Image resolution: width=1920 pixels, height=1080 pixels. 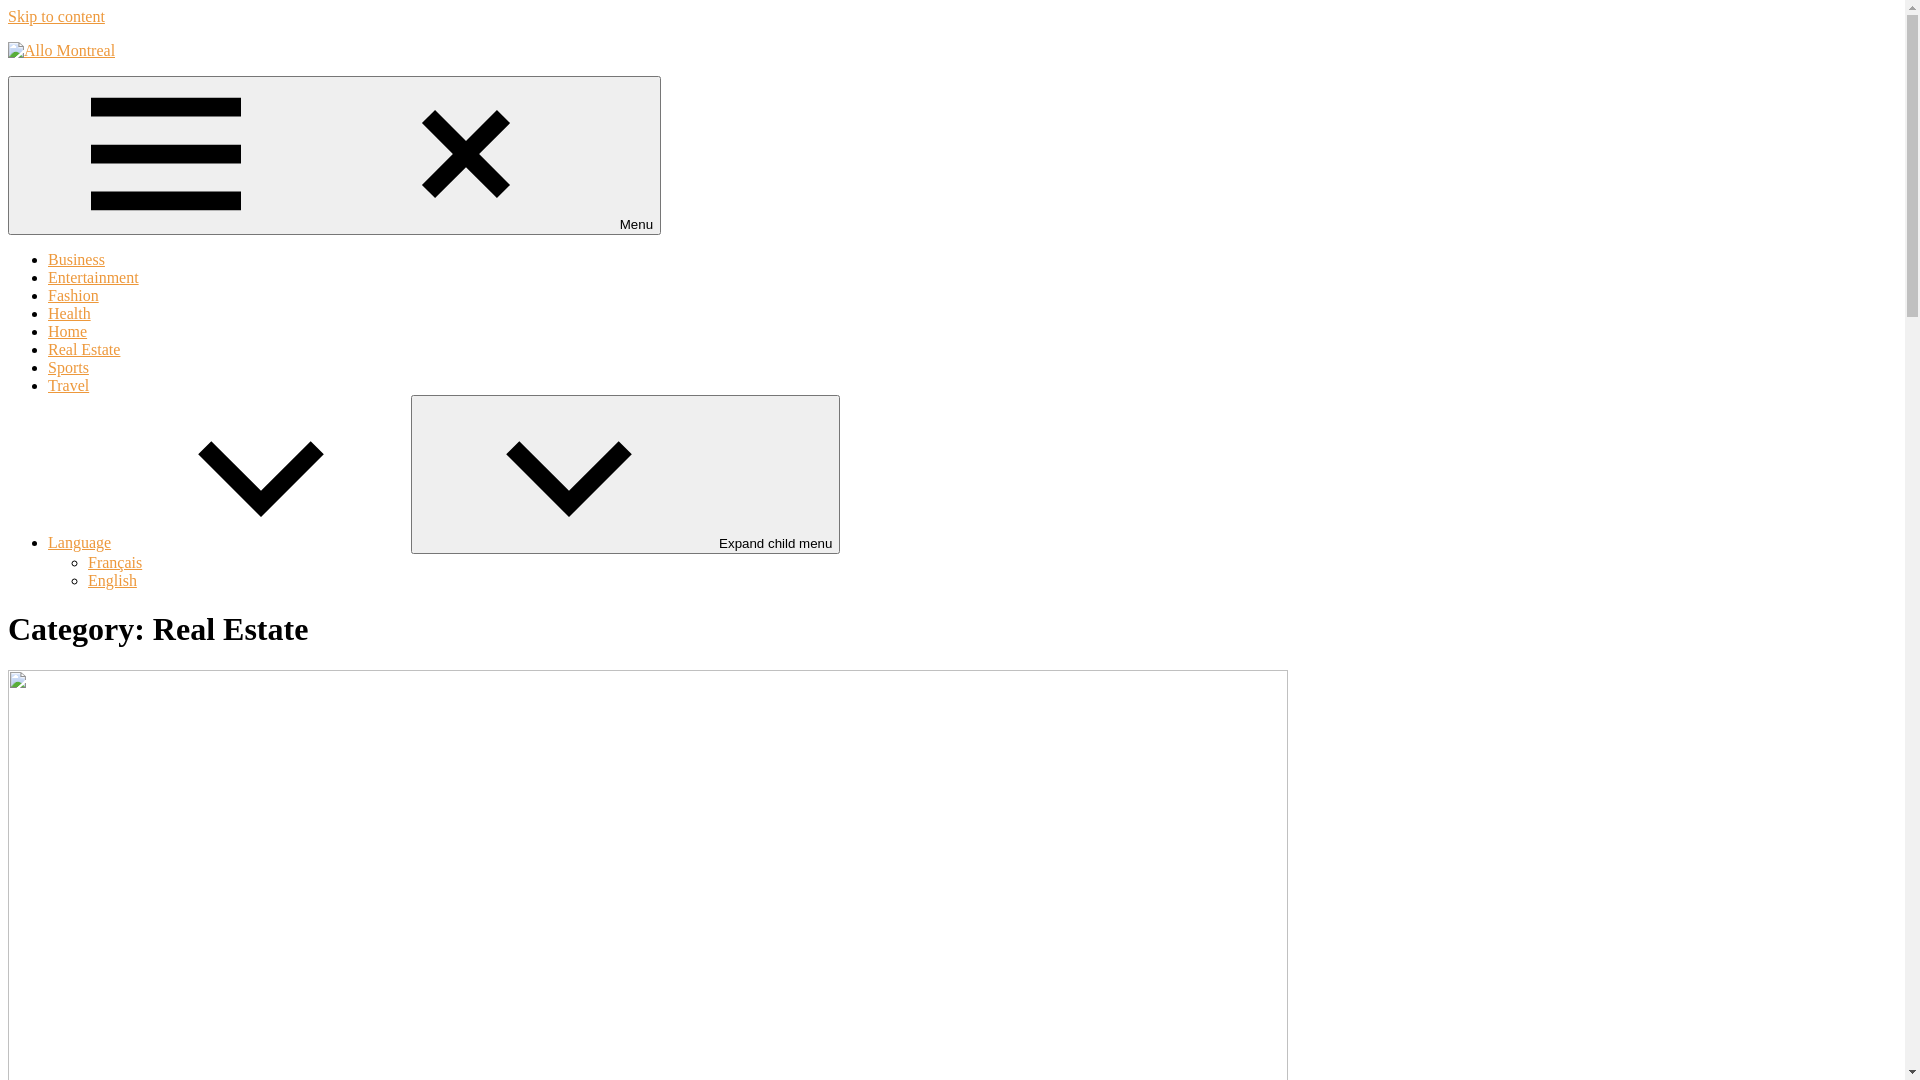 What do you see at coordinates (111, 580) in the screenshot?
I see `'English'` at bounding box center [111, 580].